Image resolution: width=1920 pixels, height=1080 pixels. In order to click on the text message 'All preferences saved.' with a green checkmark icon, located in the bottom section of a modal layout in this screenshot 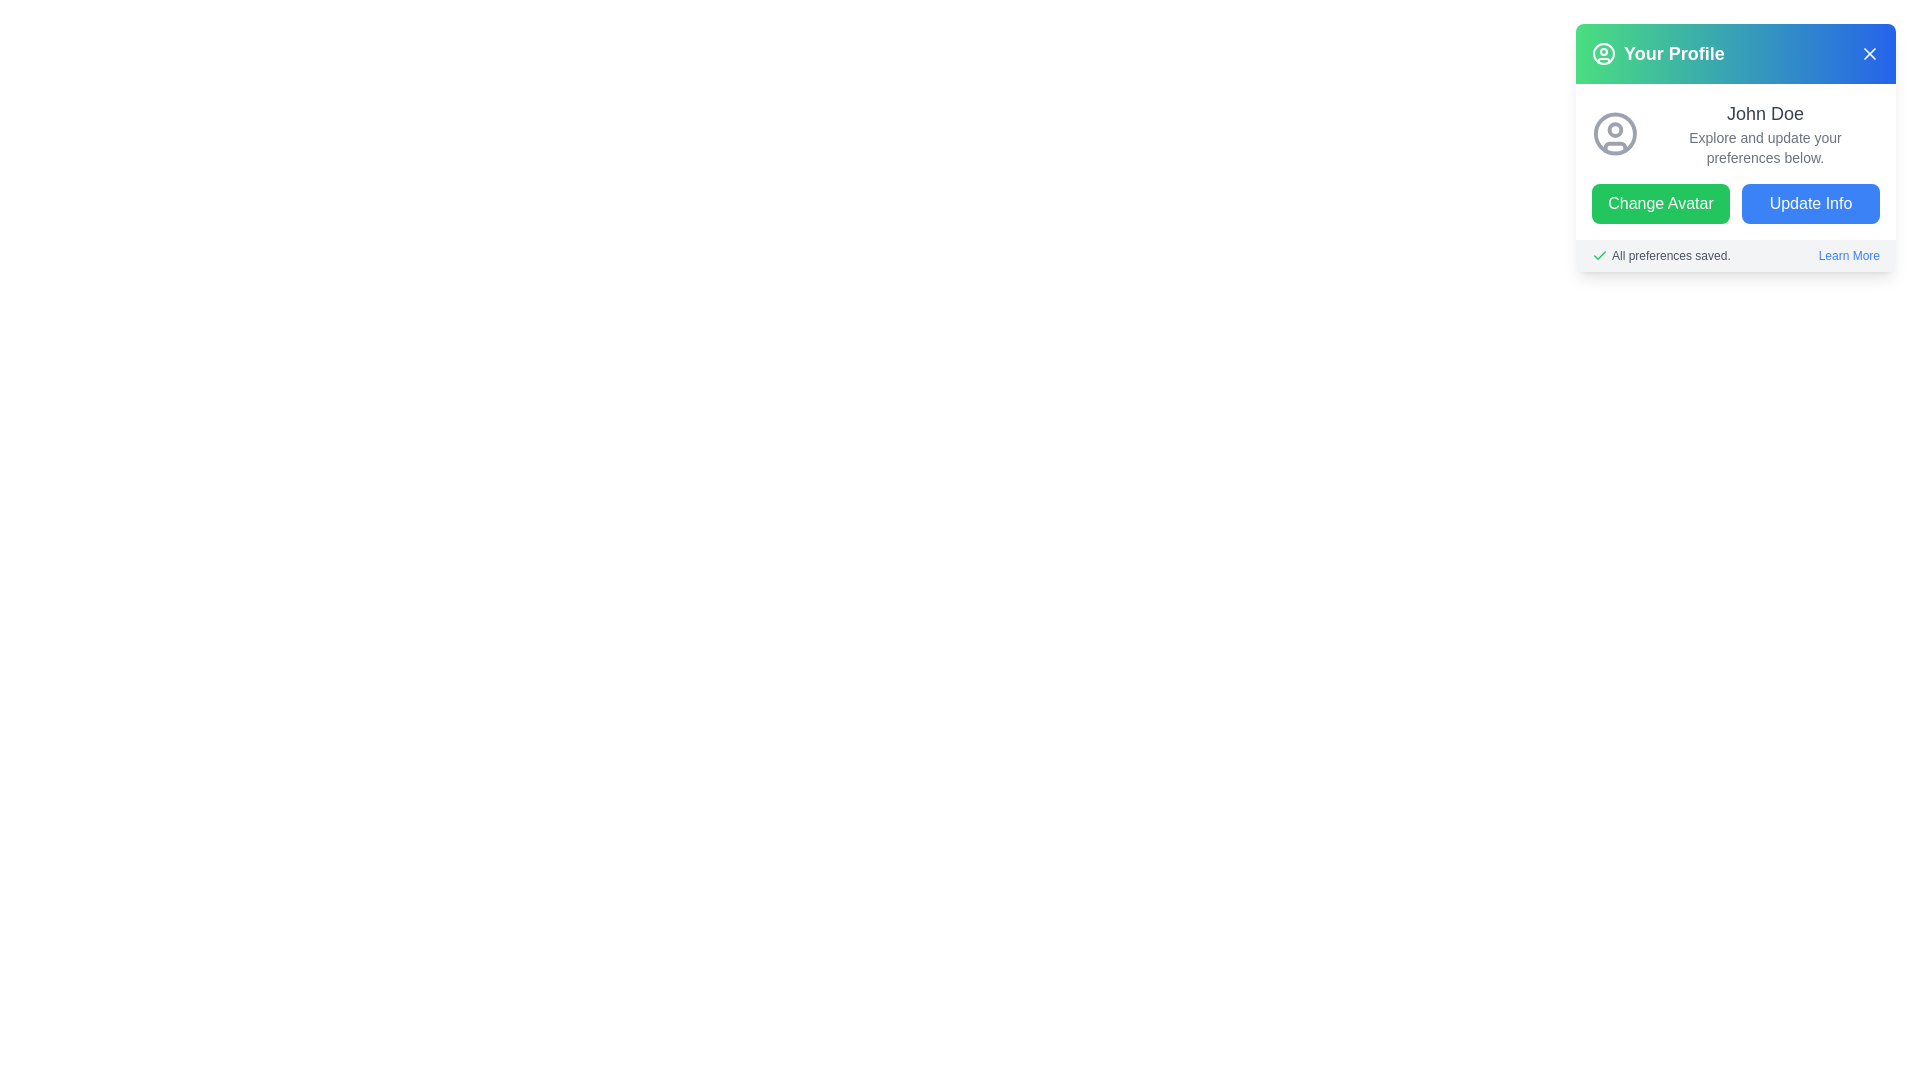, I will do `click(1661, 254)`.